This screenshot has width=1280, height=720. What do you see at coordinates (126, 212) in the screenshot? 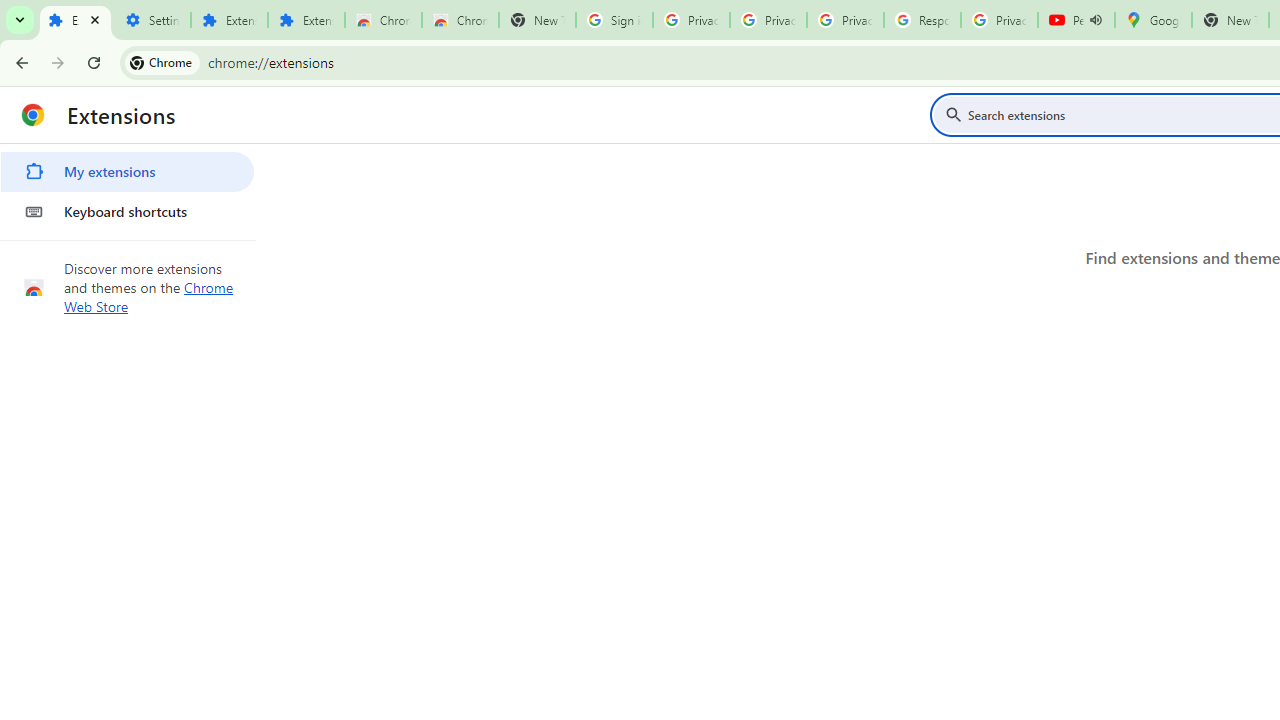
I see `'Keyboard shortcuts'` at bounding box center [126, 212].